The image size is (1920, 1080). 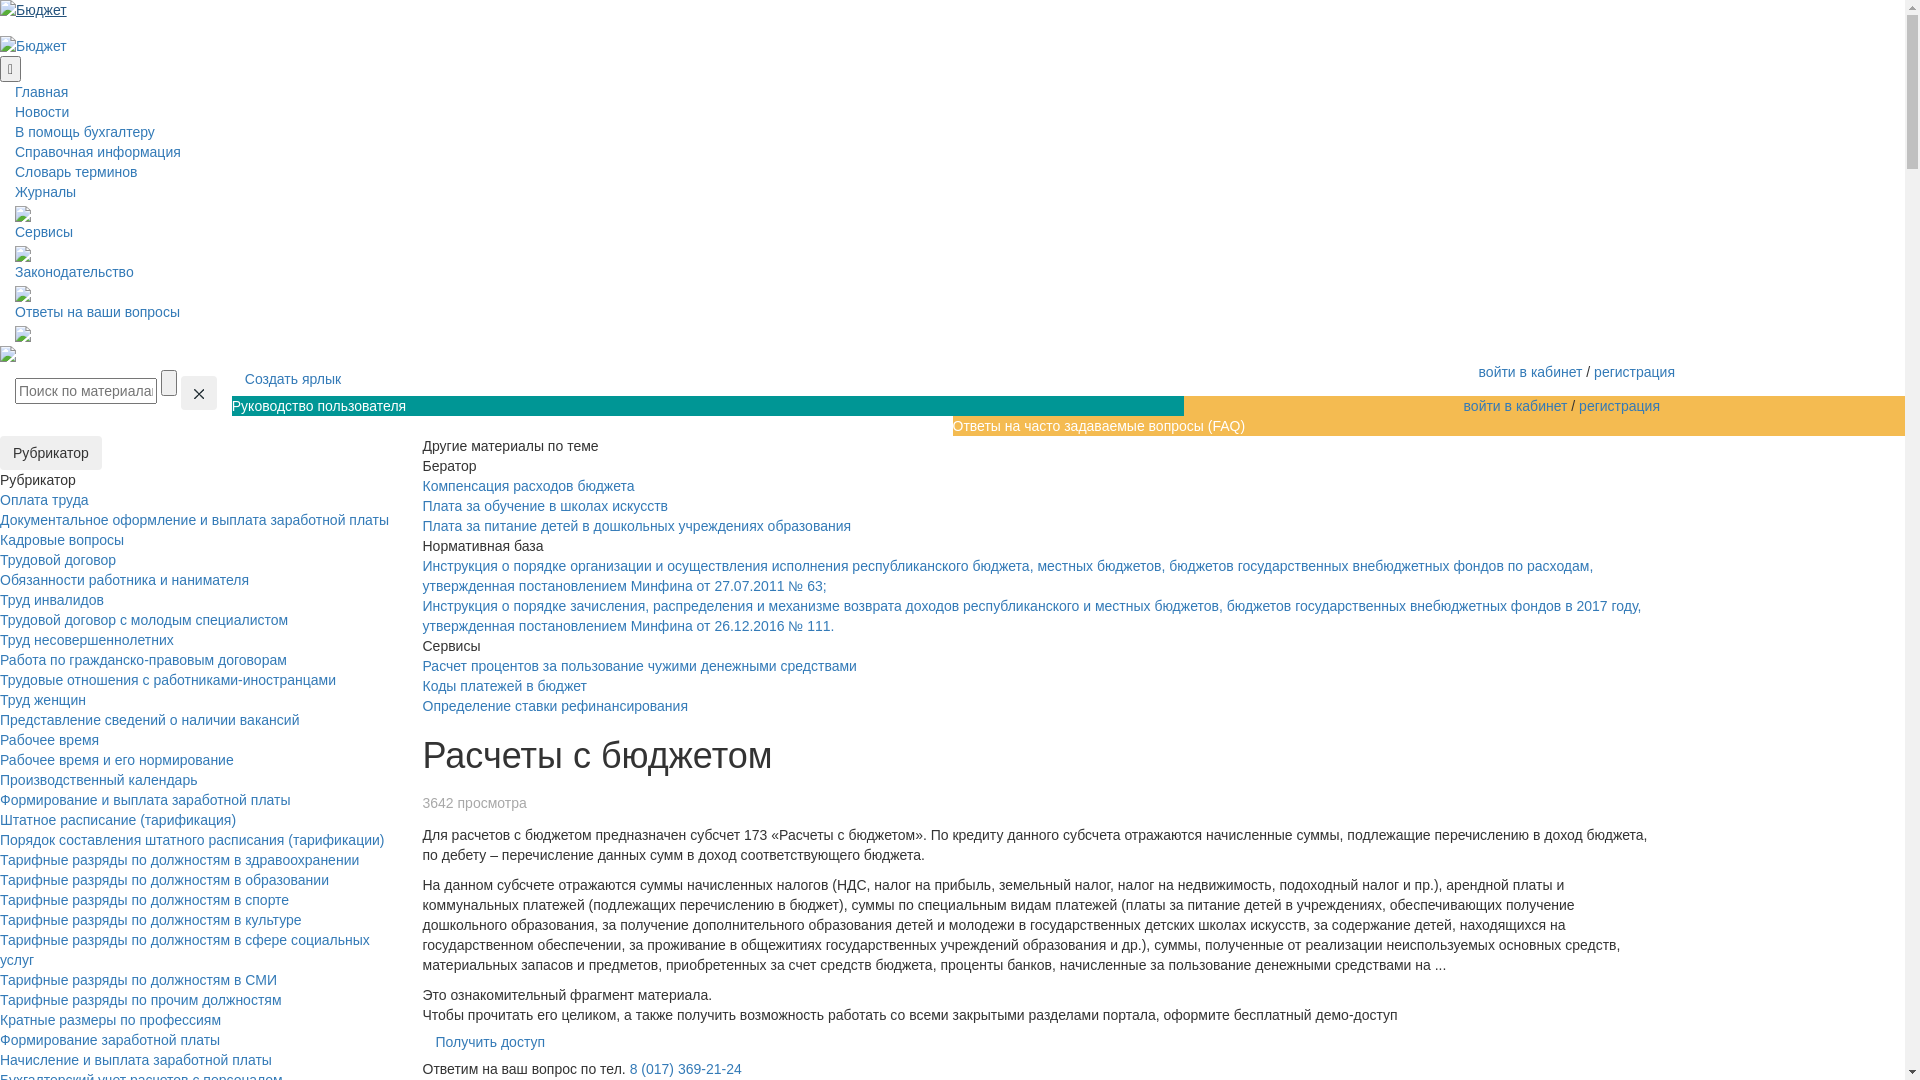 I want to click on '8 (017) 369-21-24', so click(x=686, y=1067).